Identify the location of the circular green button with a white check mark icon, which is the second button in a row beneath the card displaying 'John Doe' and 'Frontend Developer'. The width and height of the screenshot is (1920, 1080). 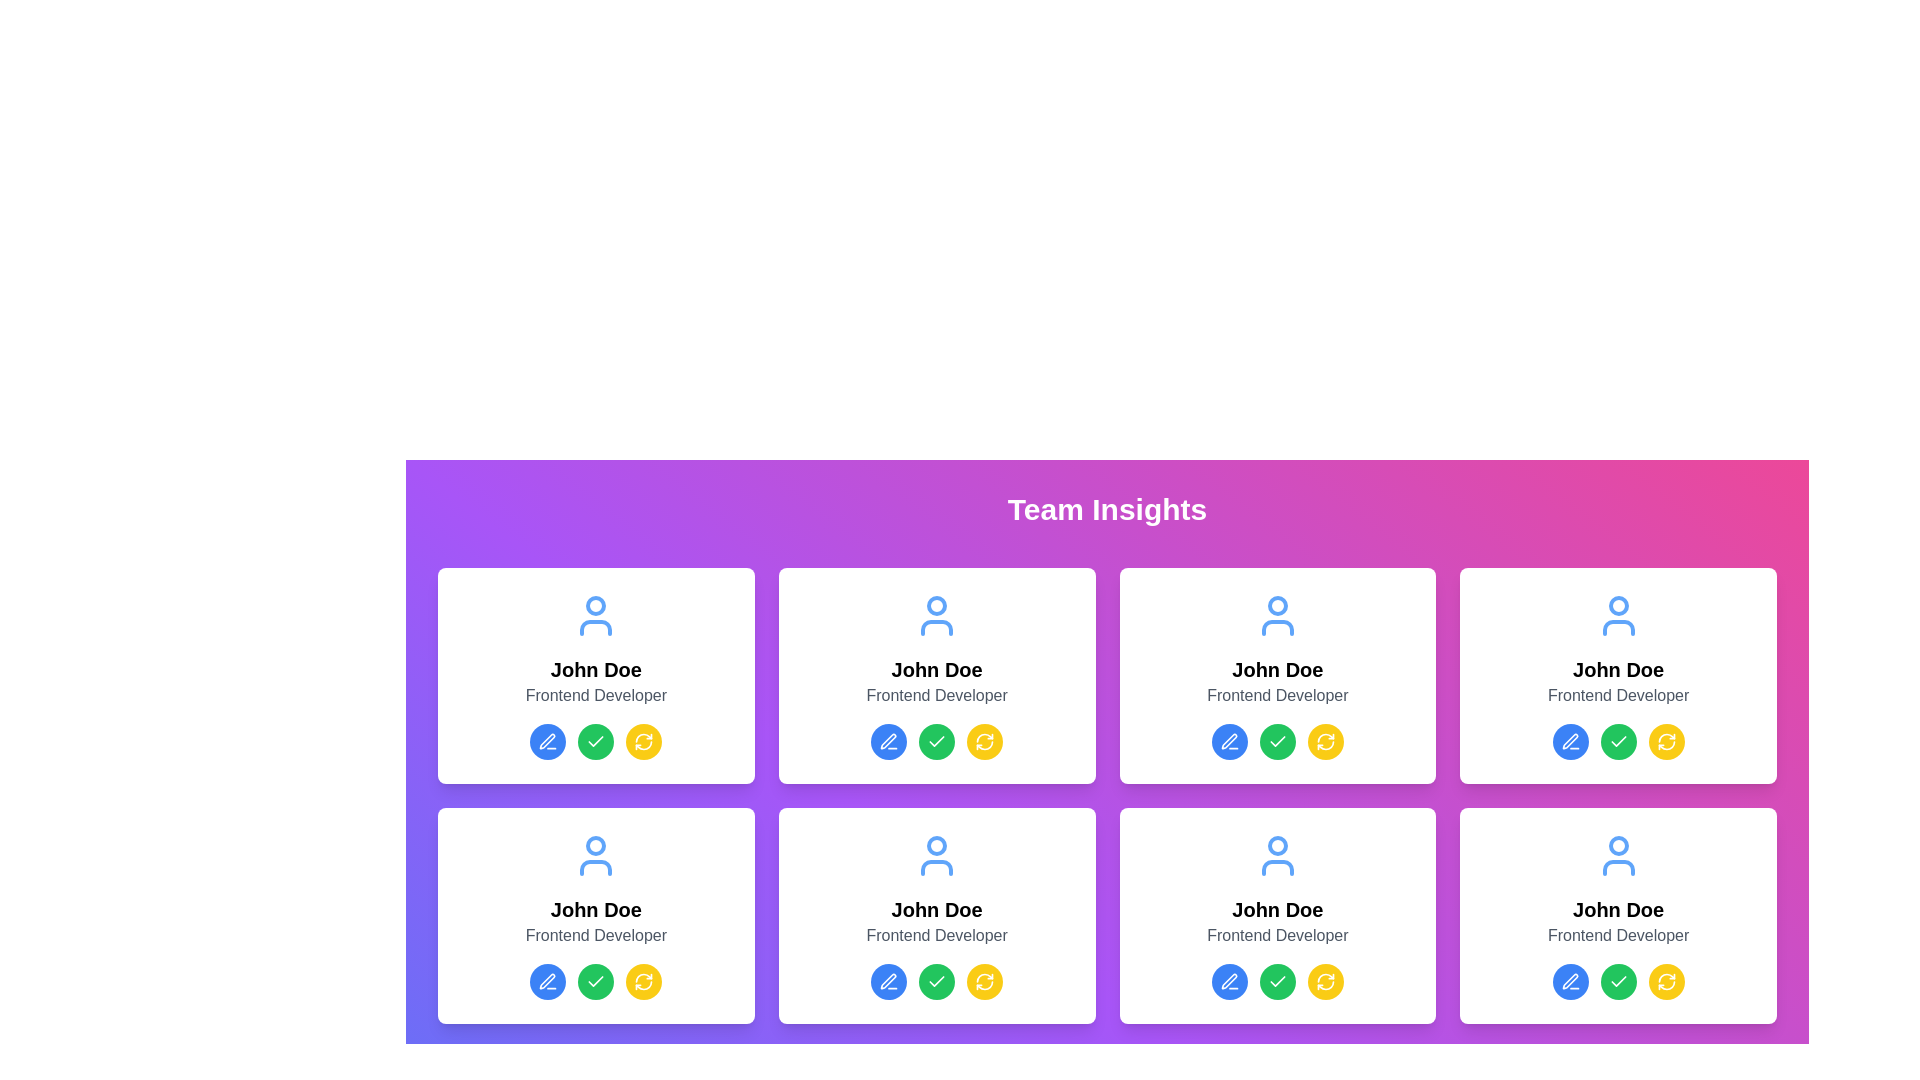
(1276, 741).